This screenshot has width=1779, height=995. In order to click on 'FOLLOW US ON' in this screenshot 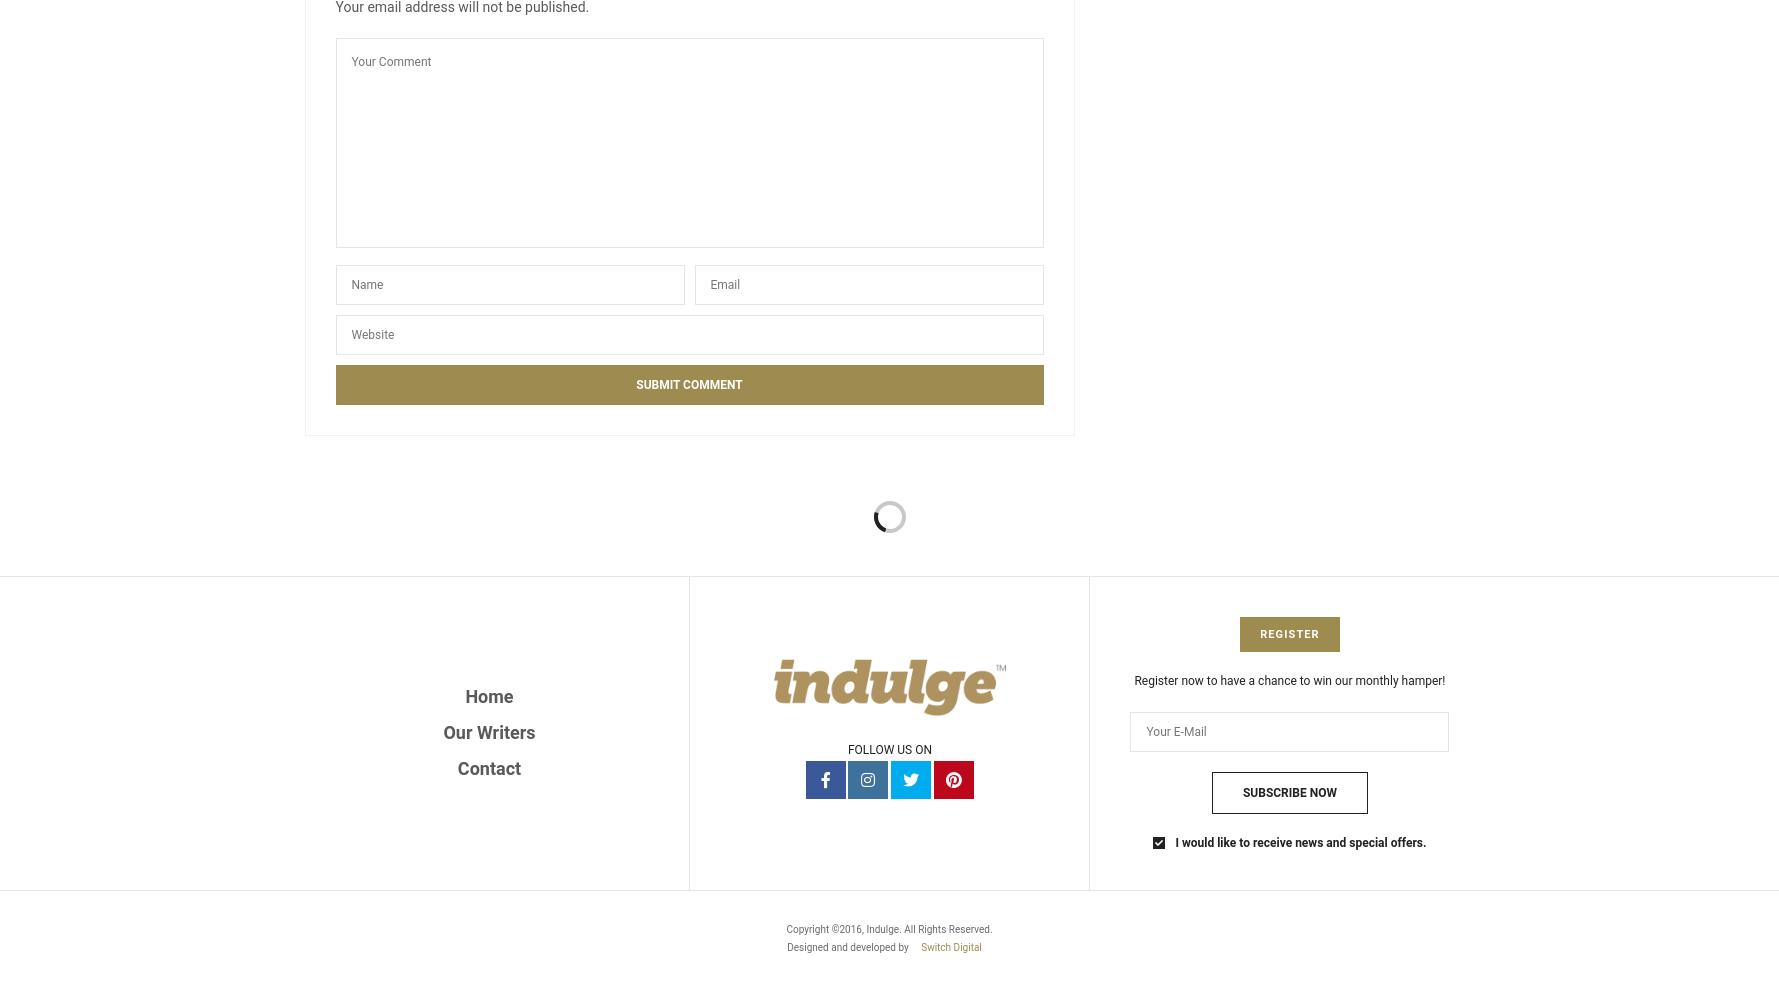, I will do `click(888, 748)`.